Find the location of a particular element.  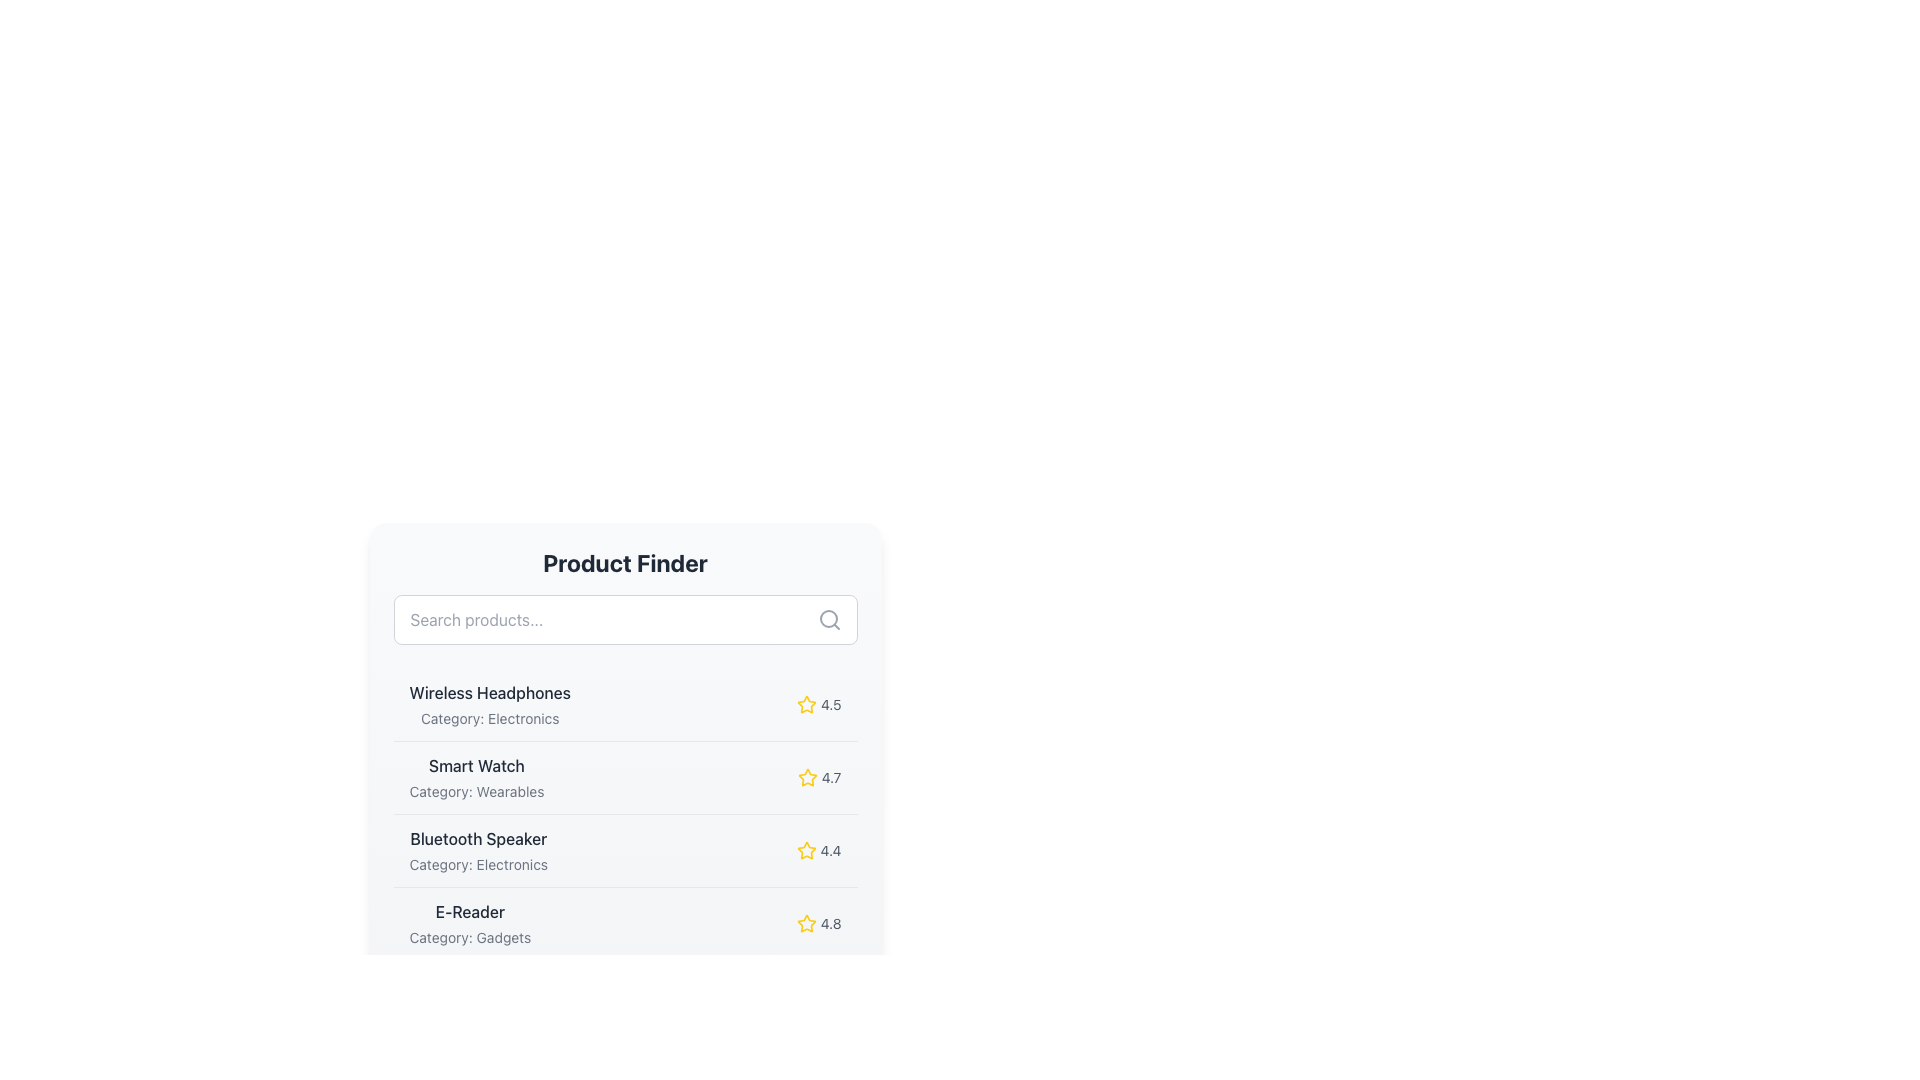

the Rating indicator for the 'Bluetooth Speaker' product, which is located on the right side of the row titled 'Bluetooth Speaker.' is located at coordinates (819, 851).